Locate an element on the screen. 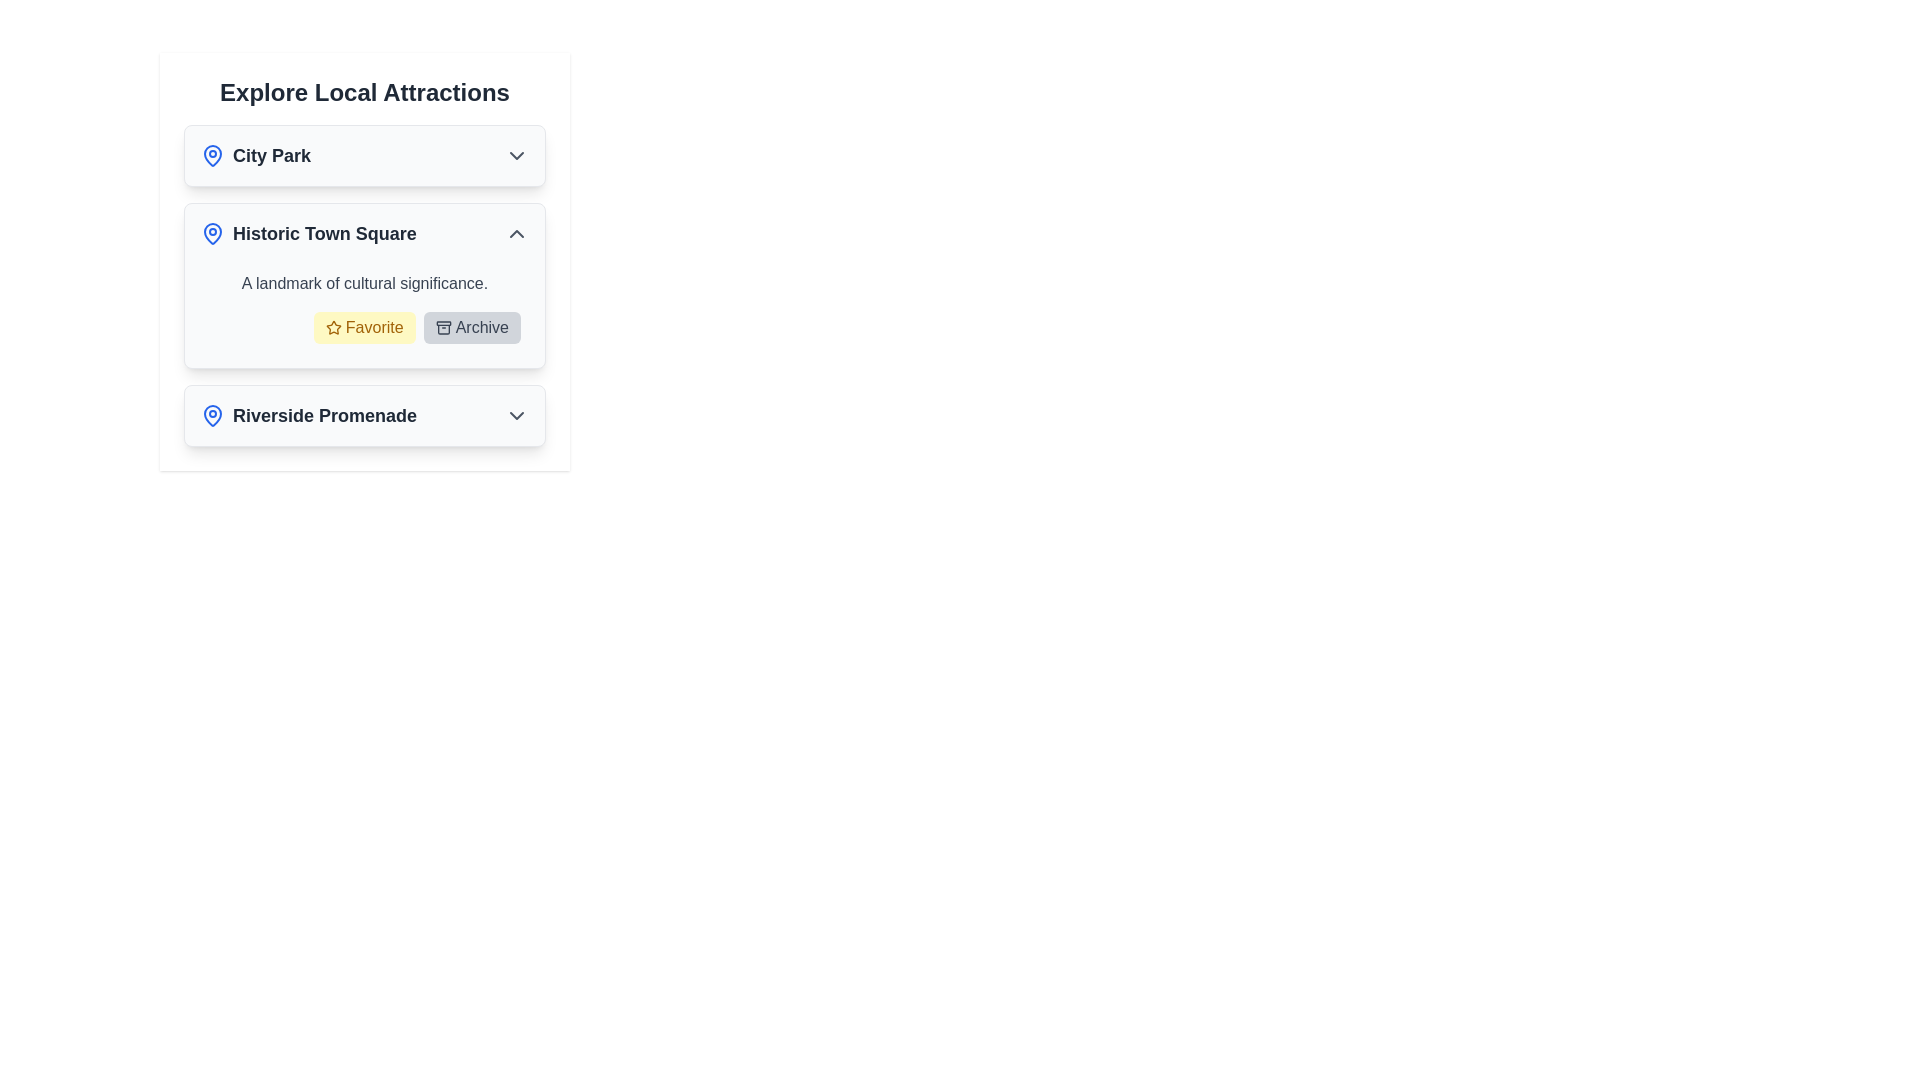  the 'City Park' text label, which is styled in a semi-bold, large dark gray font and positioned to the right of a blue location icon under the header 'Explore Local Attractions' is located at coordinates (271, 154).